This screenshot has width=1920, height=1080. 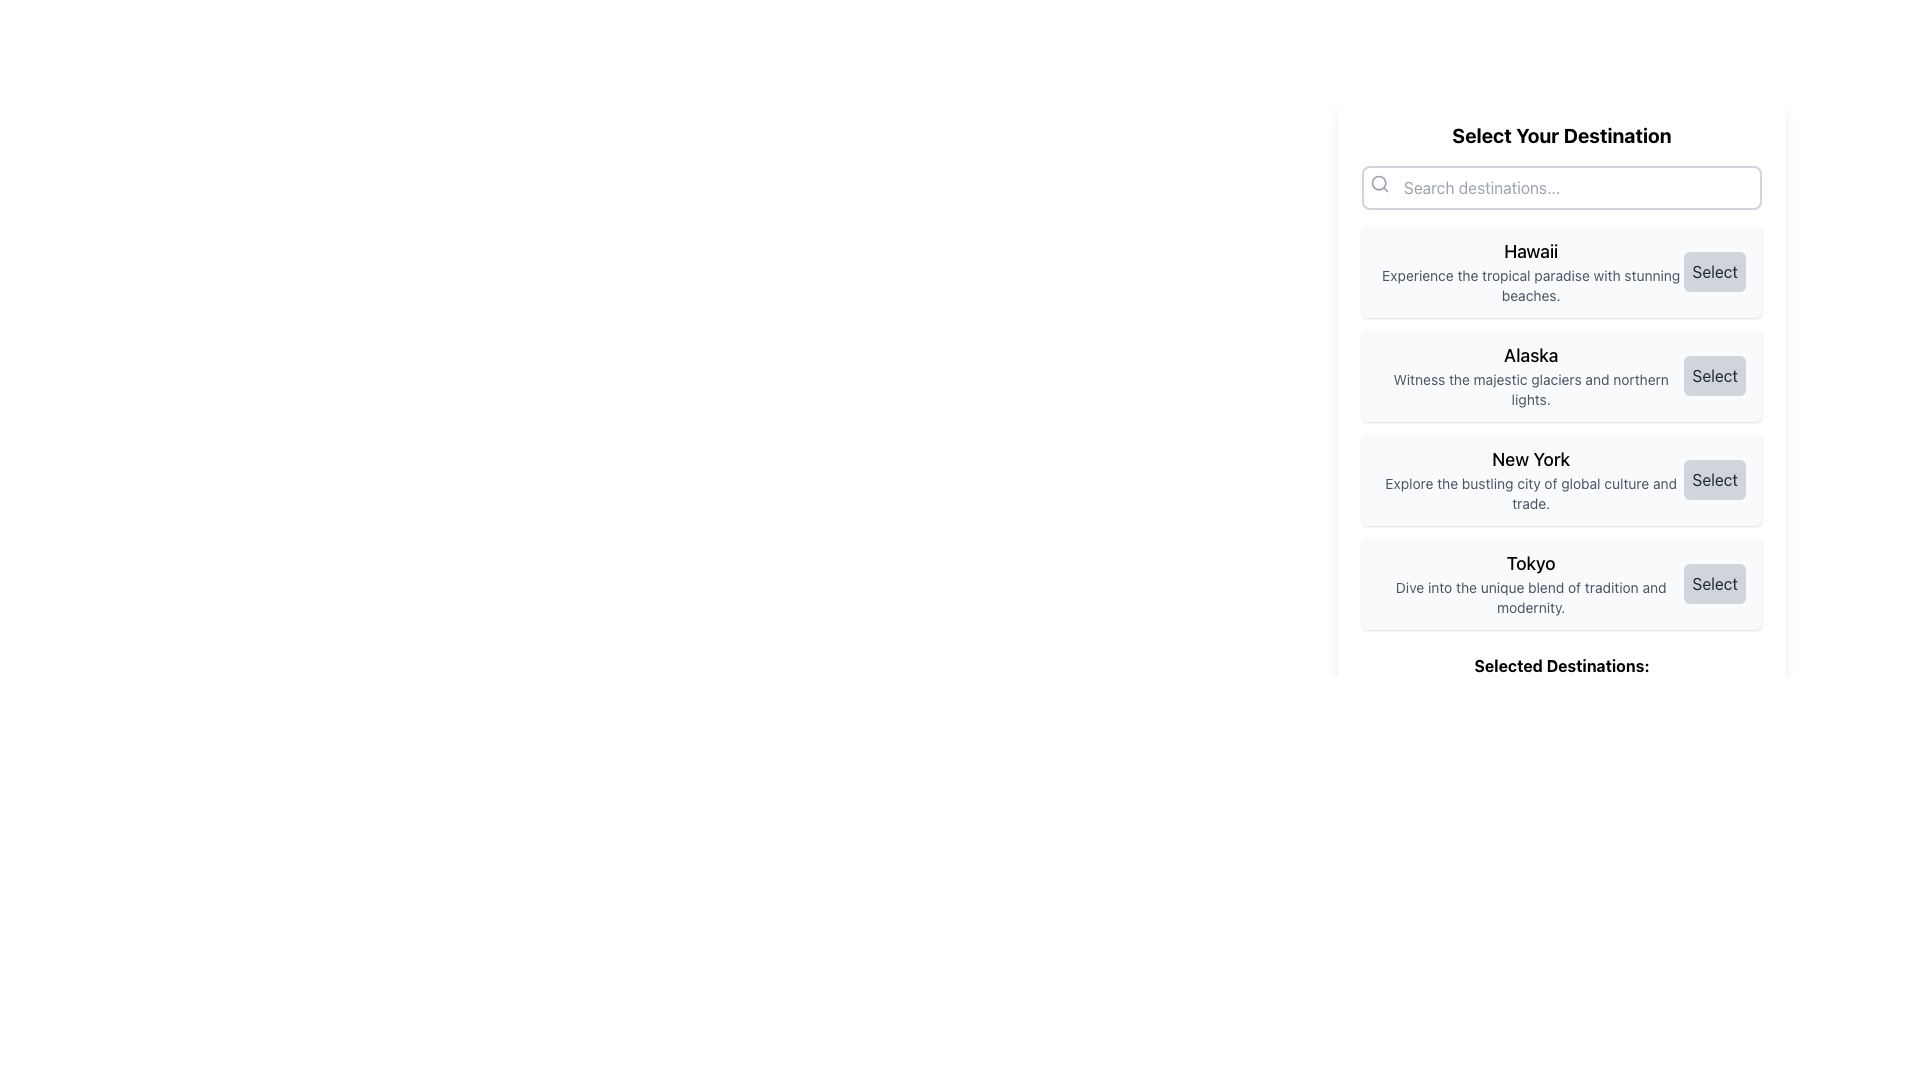 I want to click on the magnifying glass icon representing the search function, located at the top-left corner of the search input field in the 'Select Your Destination' component, so click(x=1379, y=184).